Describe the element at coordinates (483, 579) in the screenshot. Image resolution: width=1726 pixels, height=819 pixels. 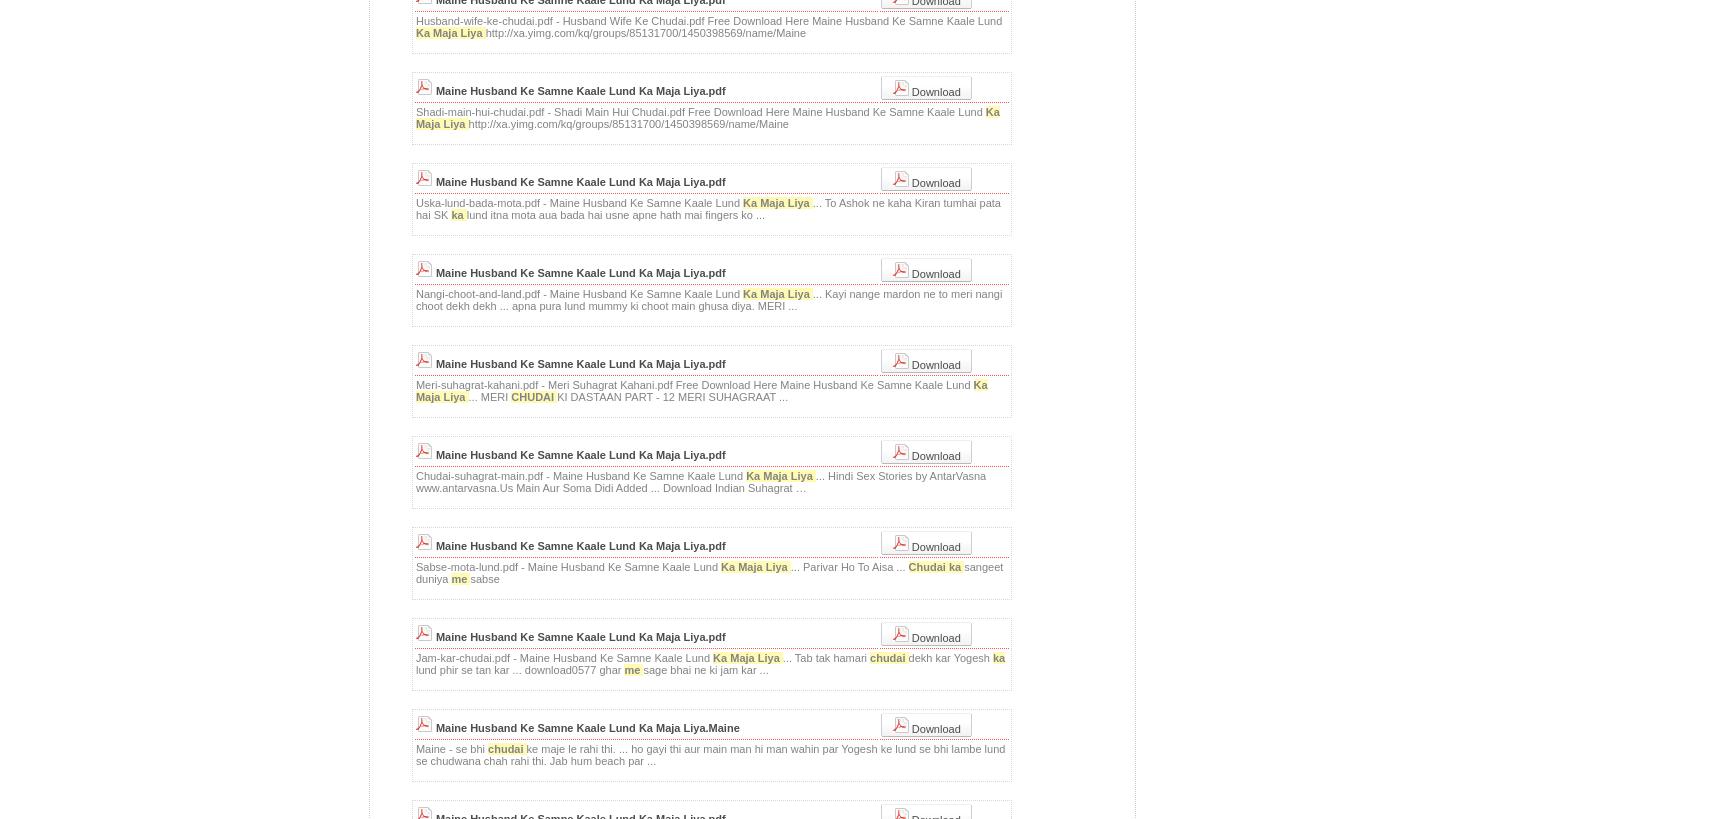
I see `'sabse'` at that location.